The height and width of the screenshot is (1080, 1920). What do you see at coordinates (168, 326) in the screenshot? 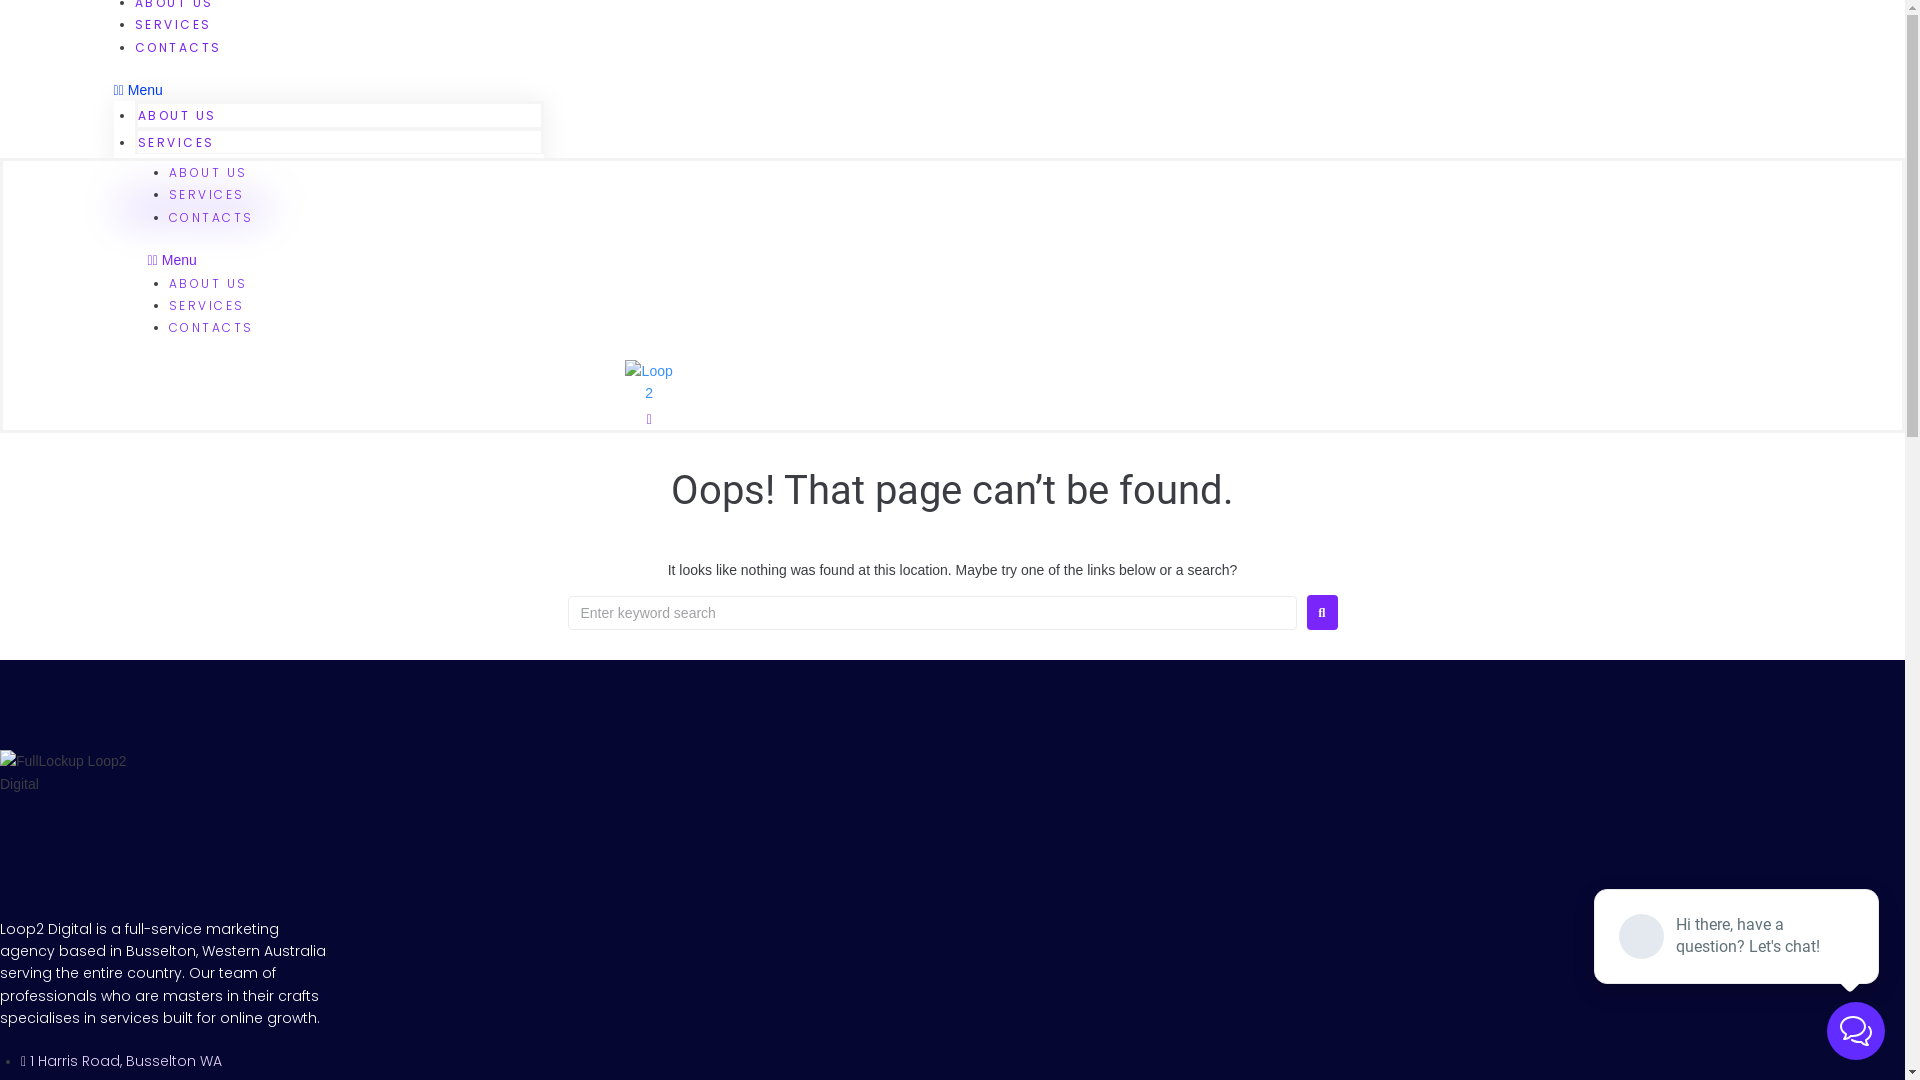
I see `'CONTACTS'` at bounding box center [168, 326].